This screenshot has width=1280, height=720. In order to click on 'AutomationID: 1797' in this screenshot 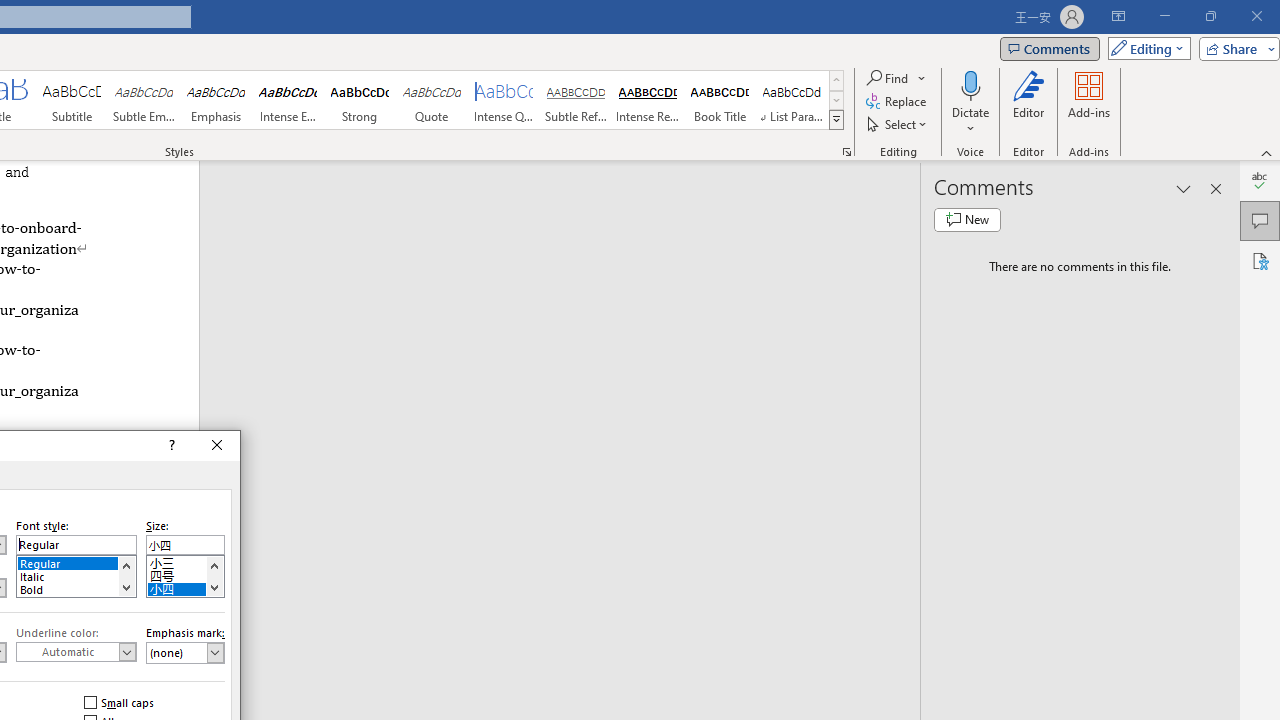, I will do `click(214, 576)`.